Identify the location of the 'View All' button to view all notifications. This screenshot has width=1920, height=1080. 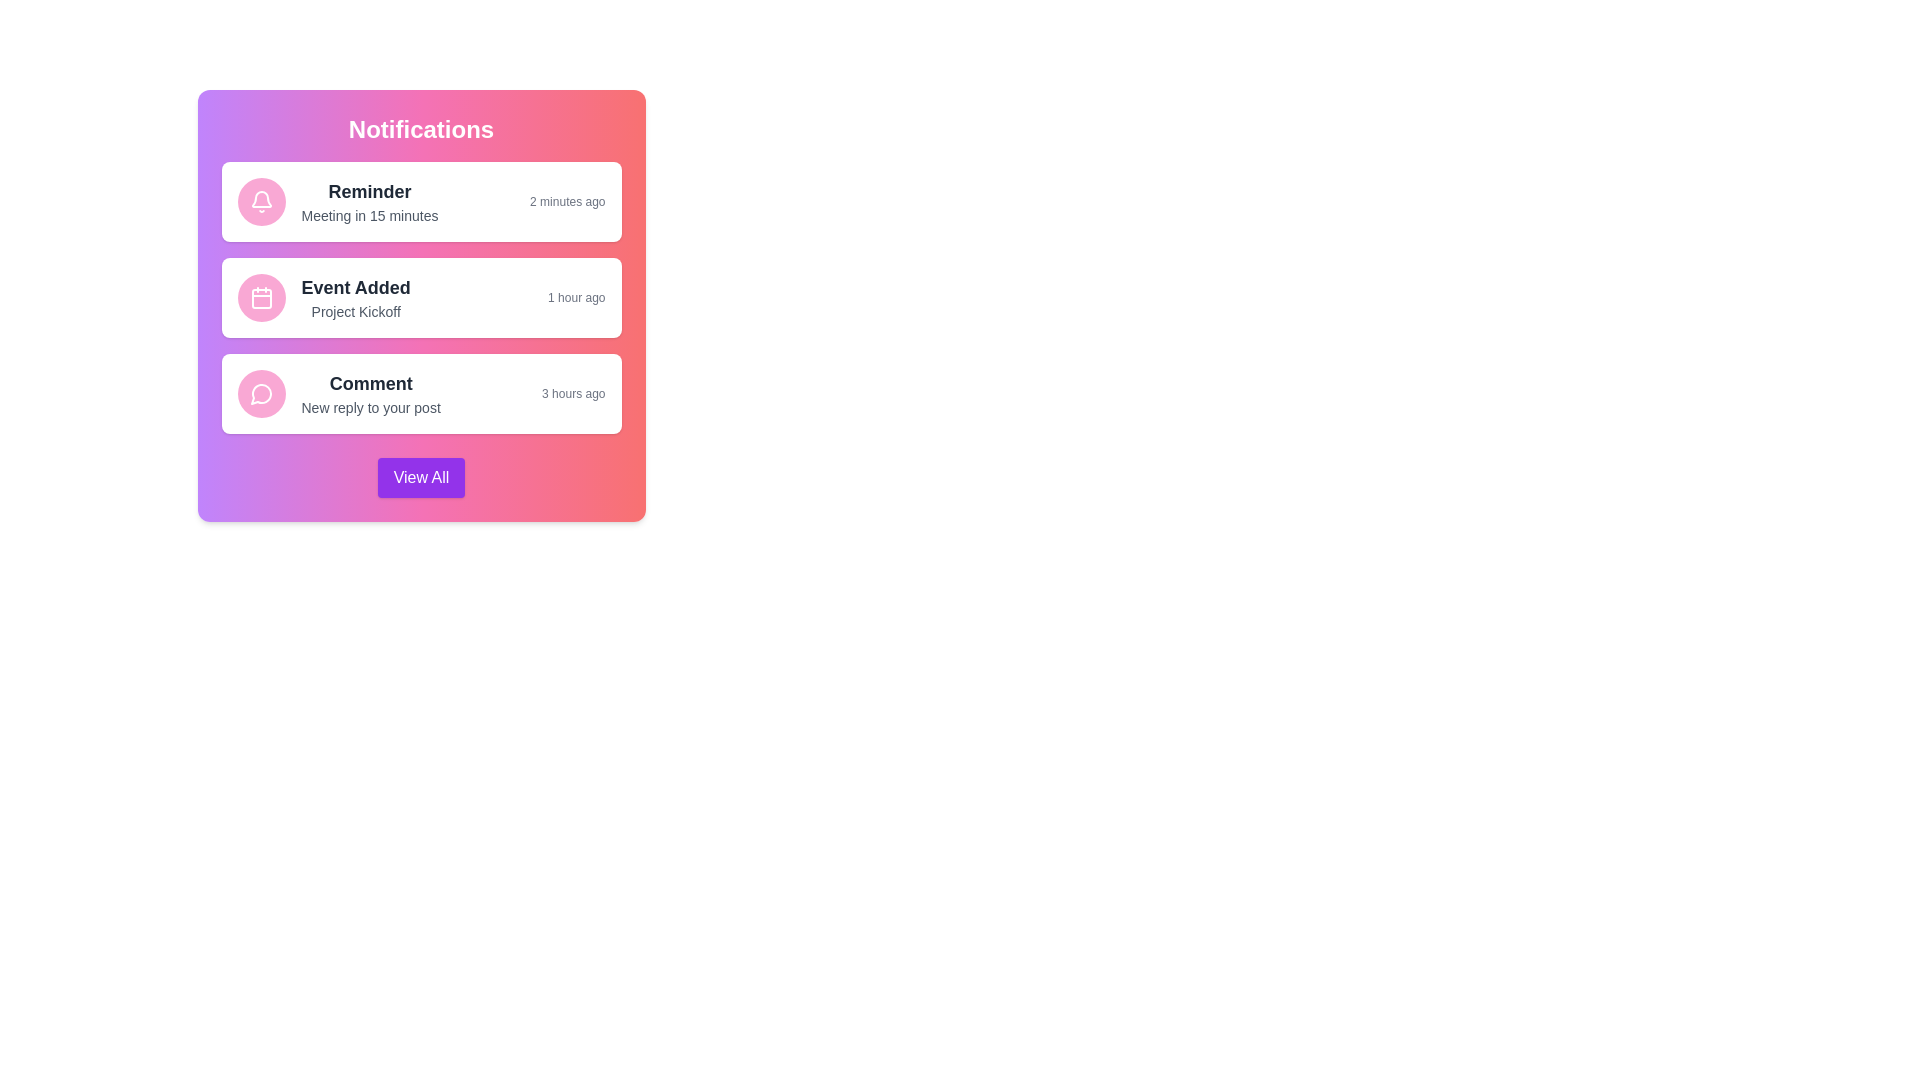
(420, 478).